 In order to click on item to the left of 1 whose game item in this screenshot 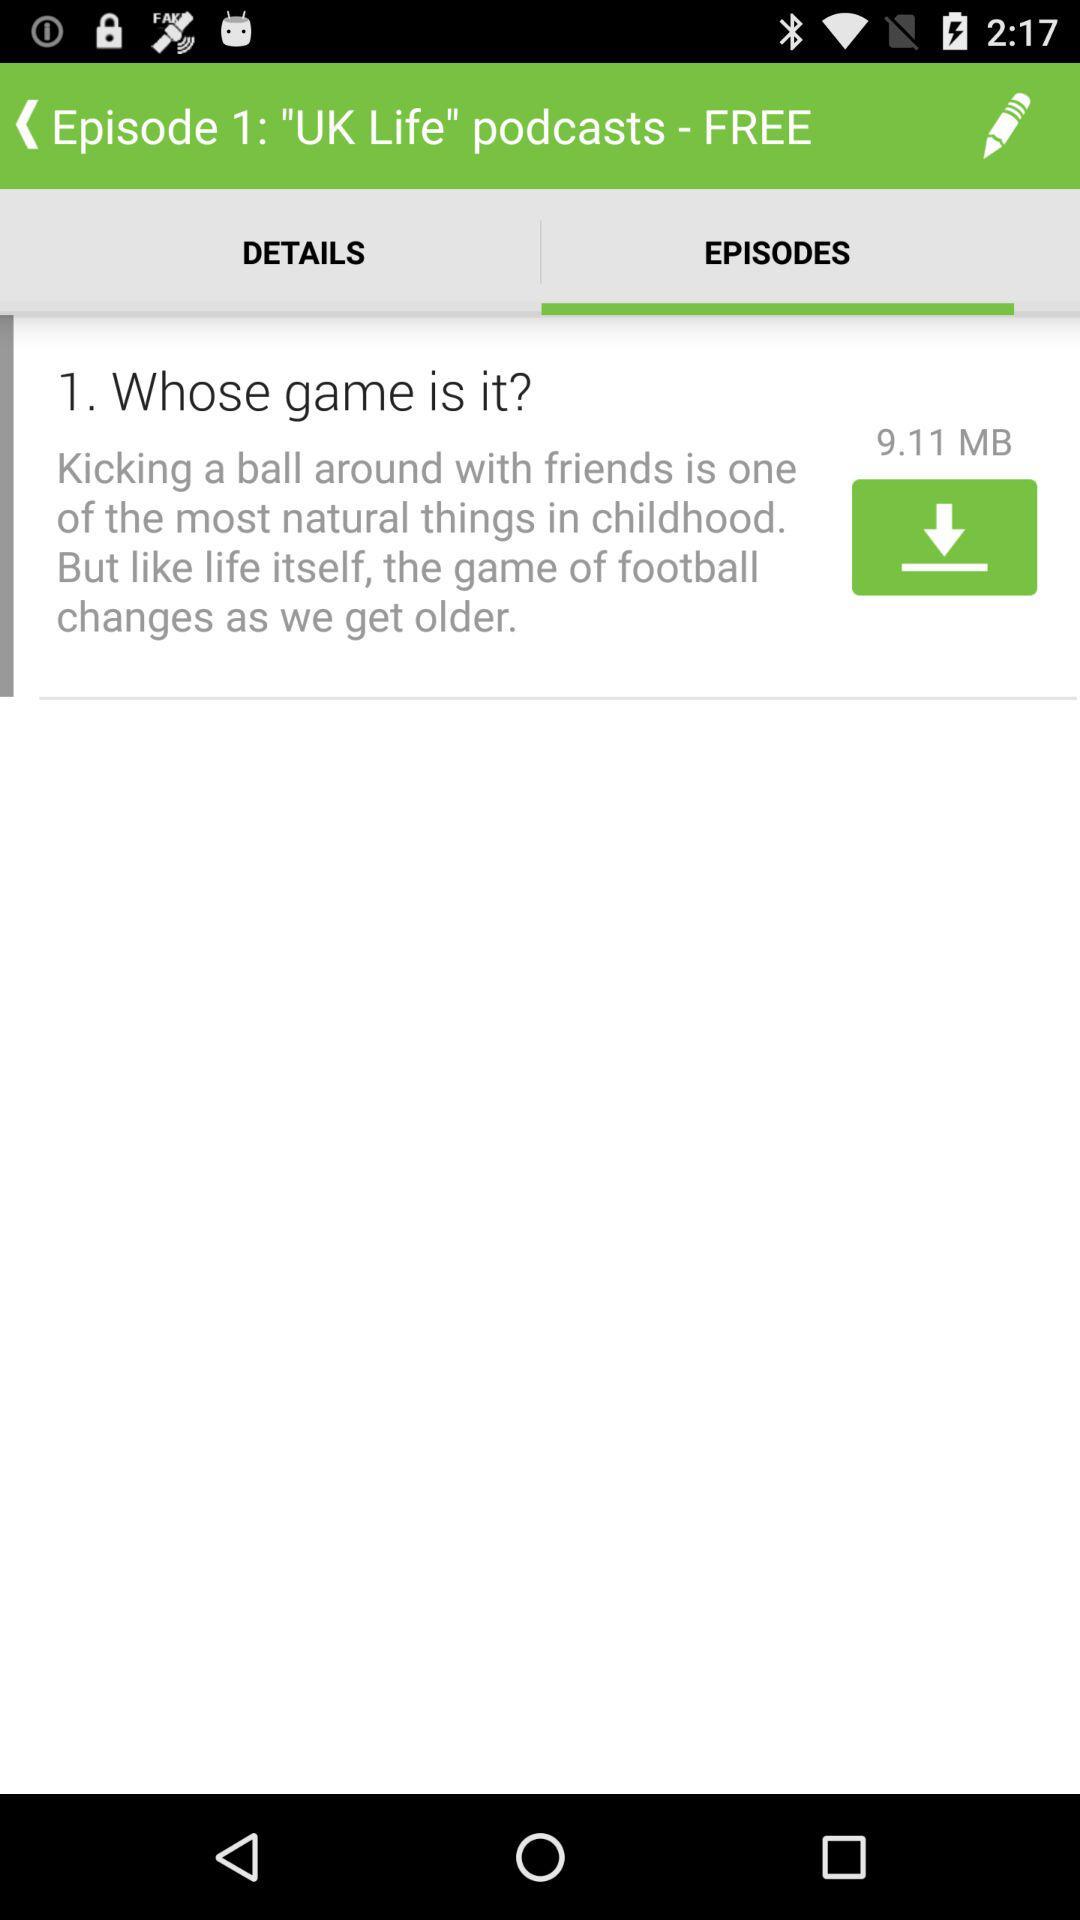, I will do `click(6, 505)`.